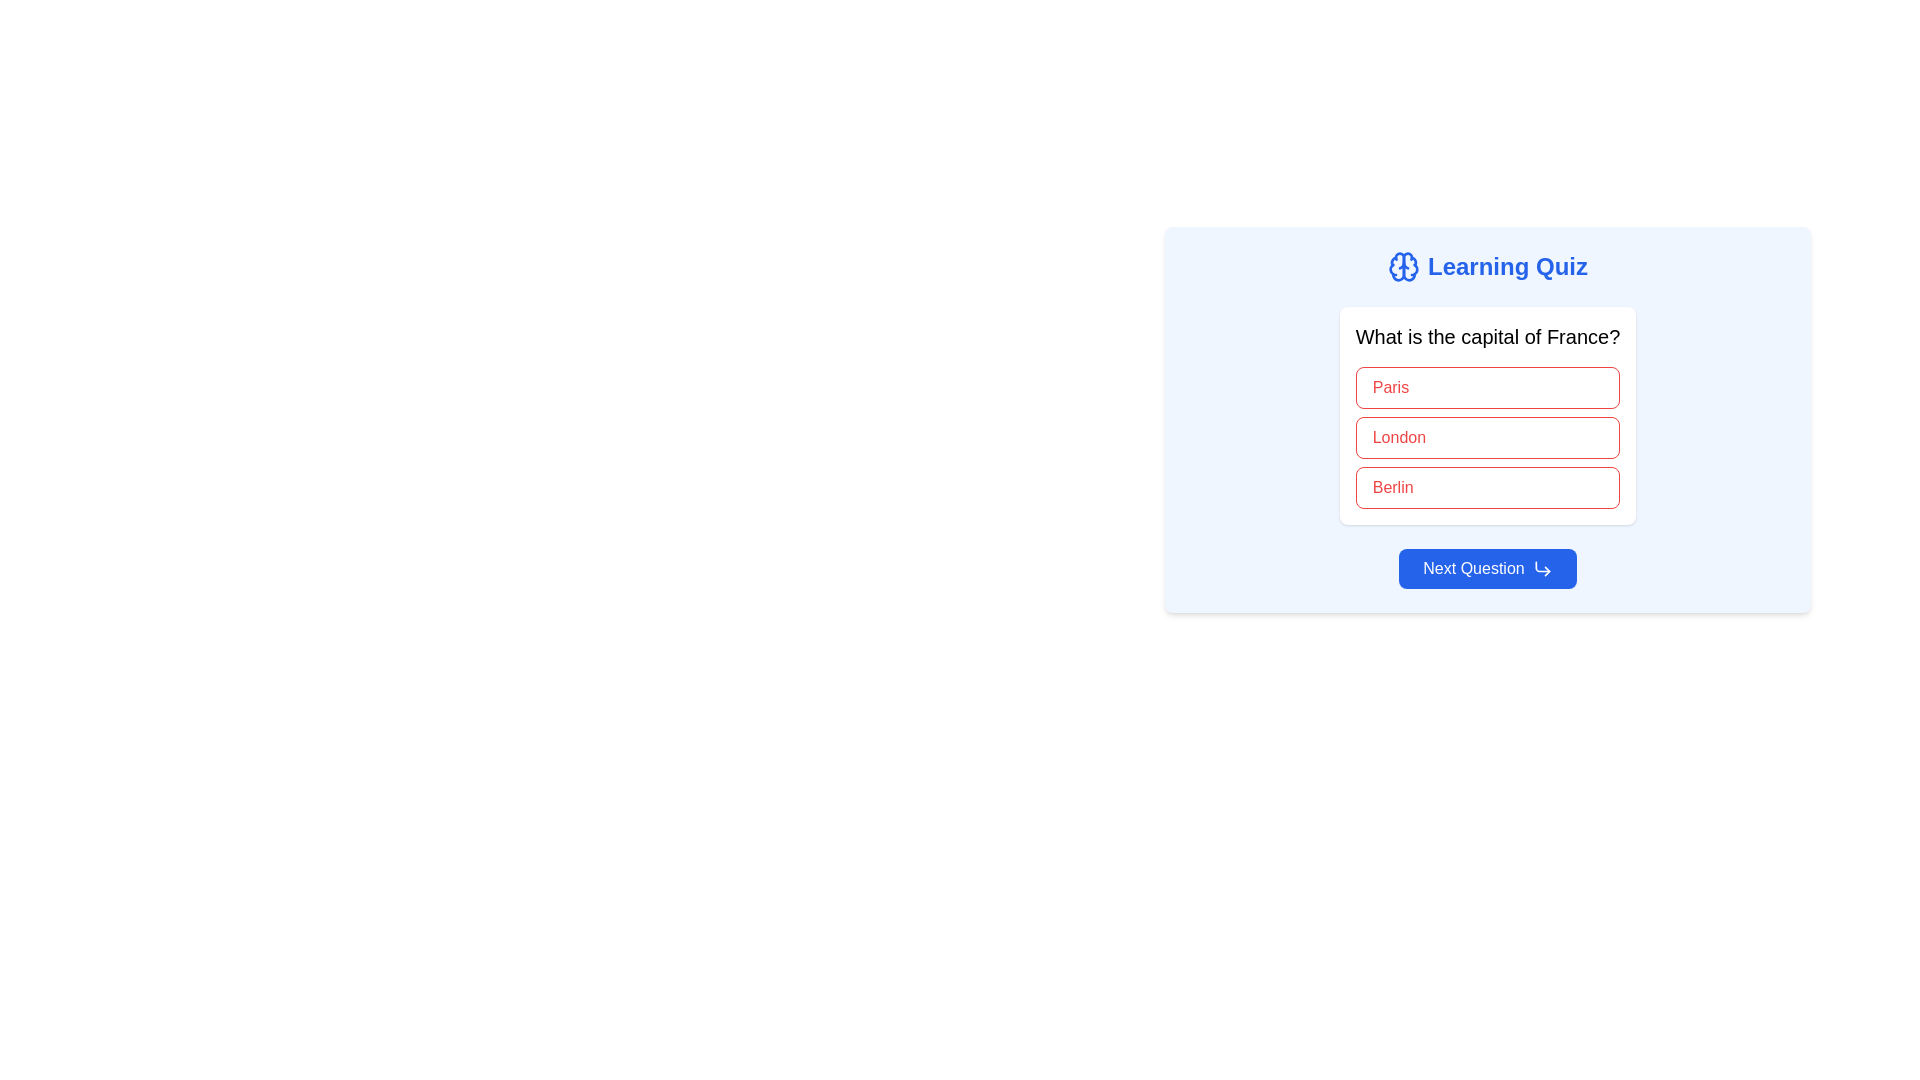 The height and width of the screenshot is (1080, 1920). I want to click on the button labeled 'London', which is the second button in a vertical stack of three buttons, to change its background color to light blue, so click(1488, 437).